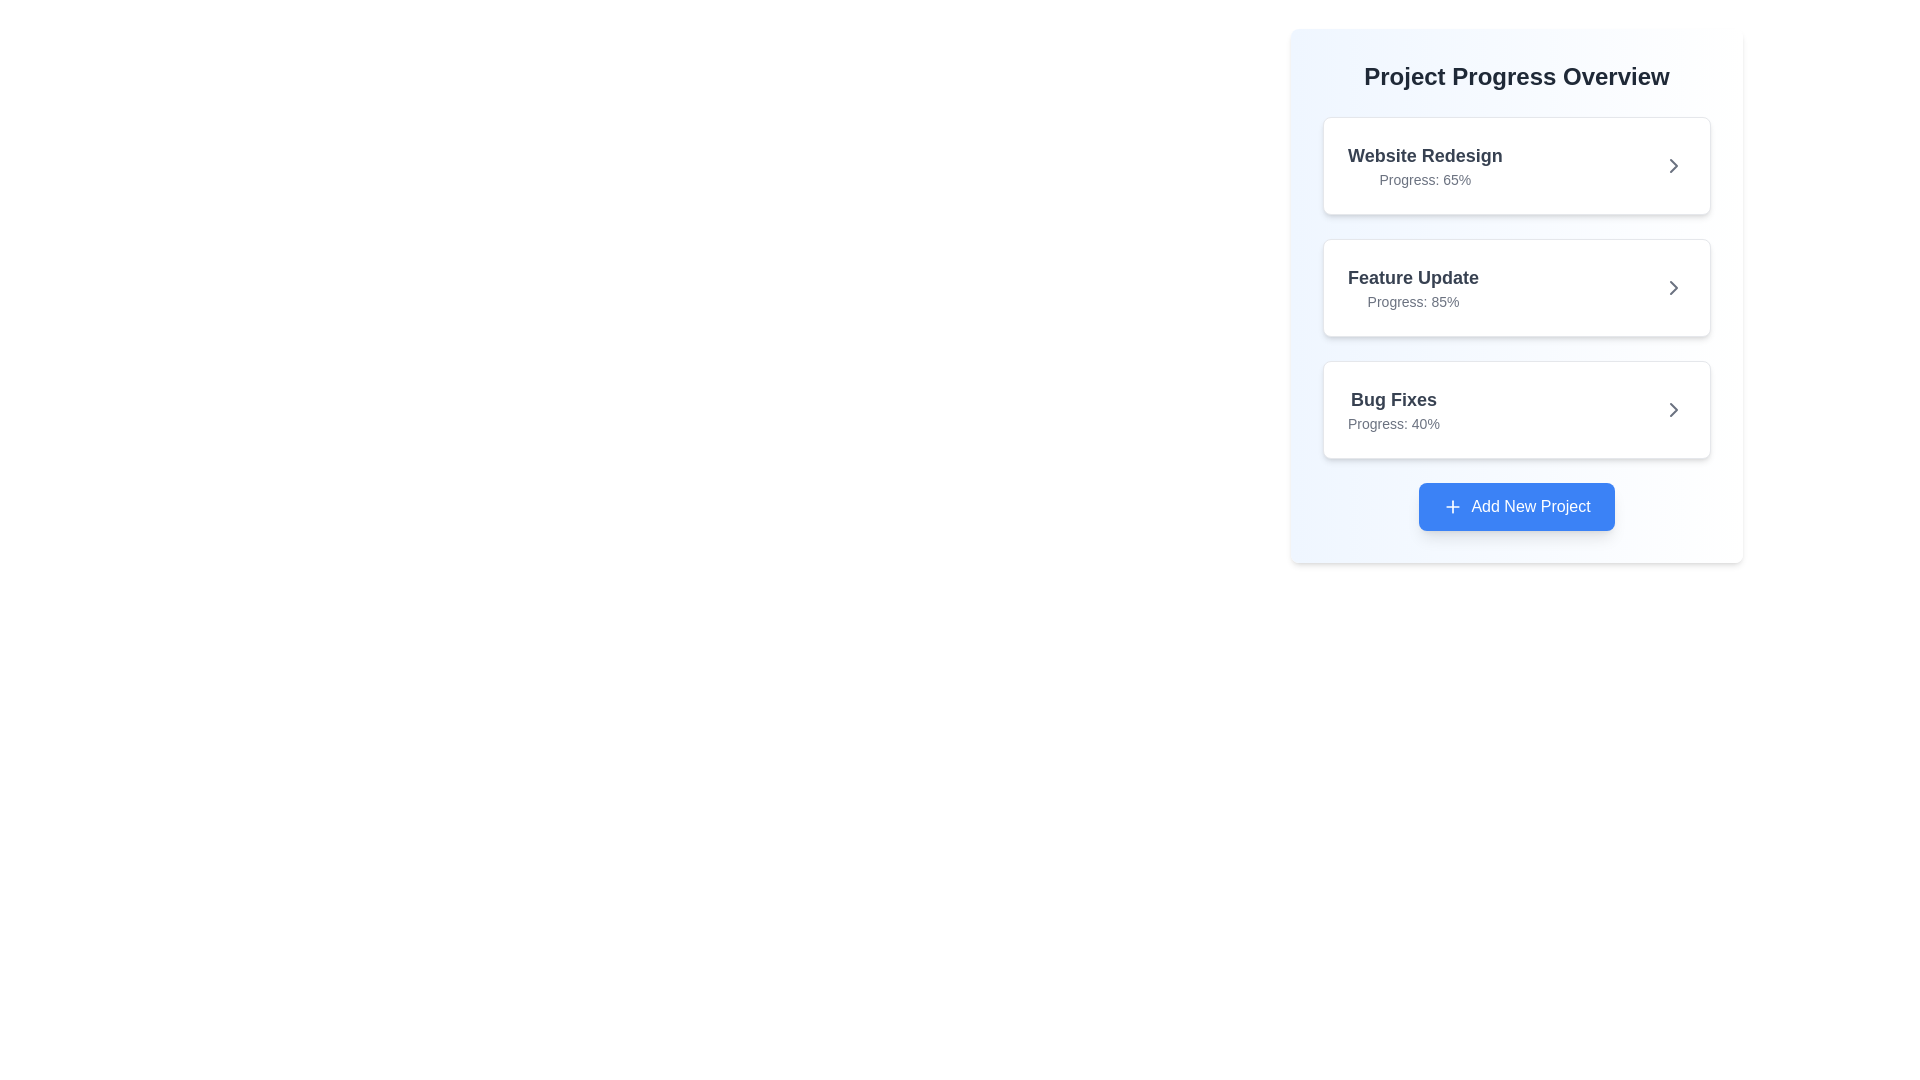  What do you see at coordinates (1424, 164) in the screenshot?
I see `the static text display that shows the title and progress percentage of the 'Website Redesign' project, which is the first card in the vertical list of project progress cards` at bounding box center [1424, 164].